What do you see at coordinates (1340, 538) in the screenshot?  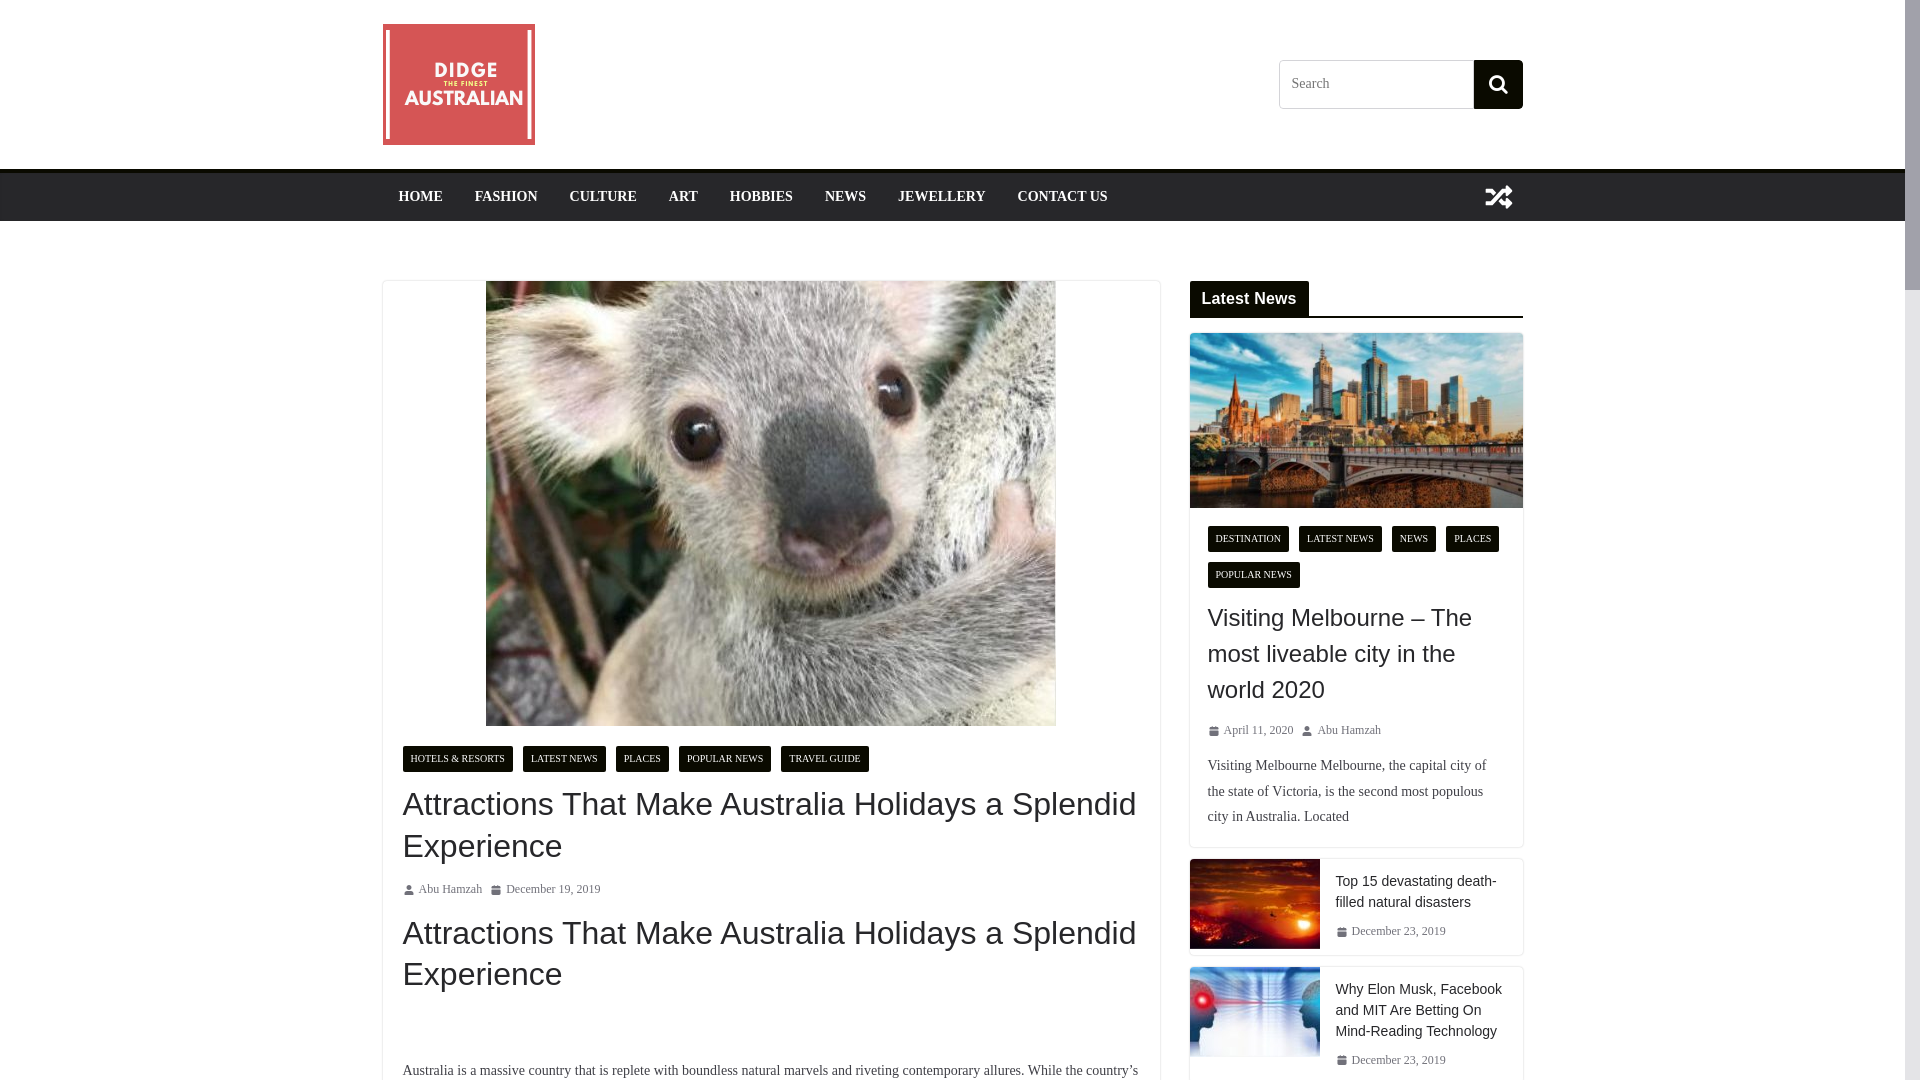 I see `'LATEST NEWS'` at bounding box center [1340, 538].